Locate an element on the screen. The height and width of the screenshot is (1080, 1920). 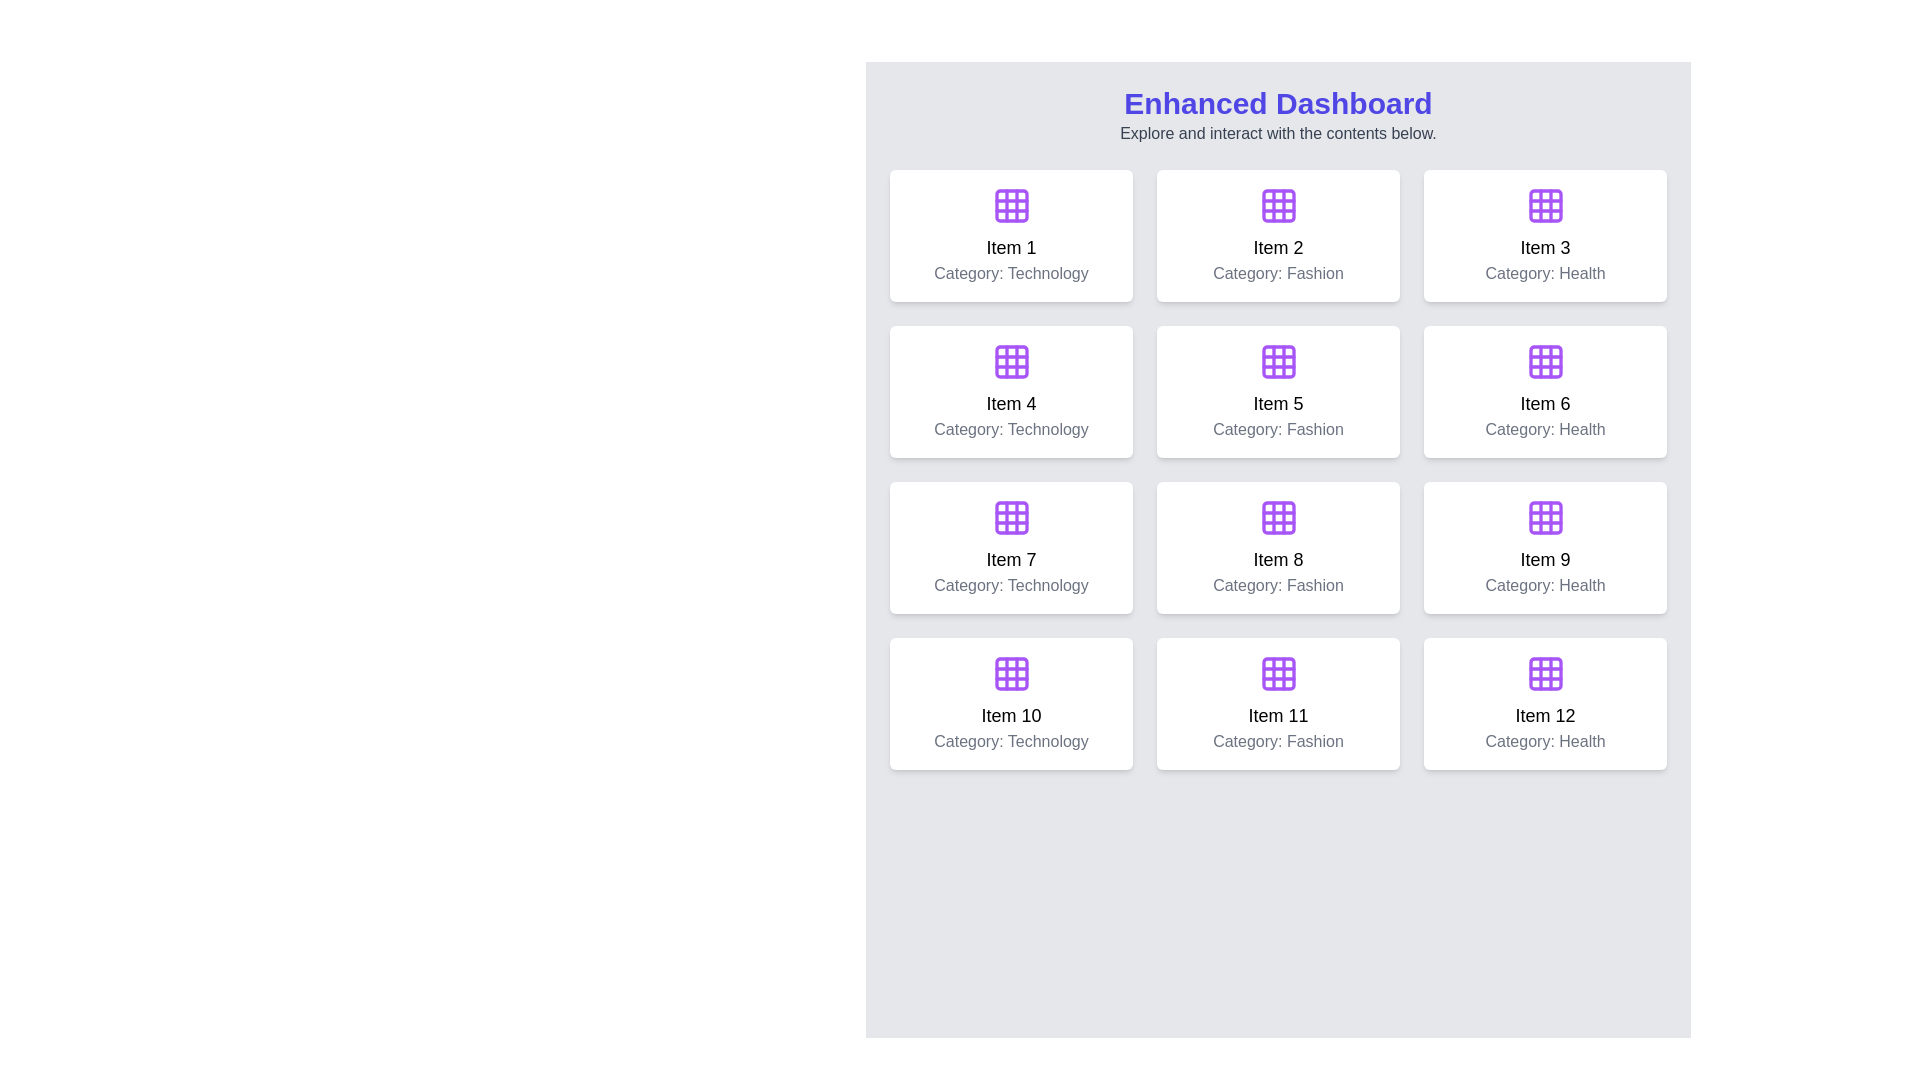
the rectangular card labeled 'Item 8' with a purple grid icon at the top is located at coordinates (1277, 547).